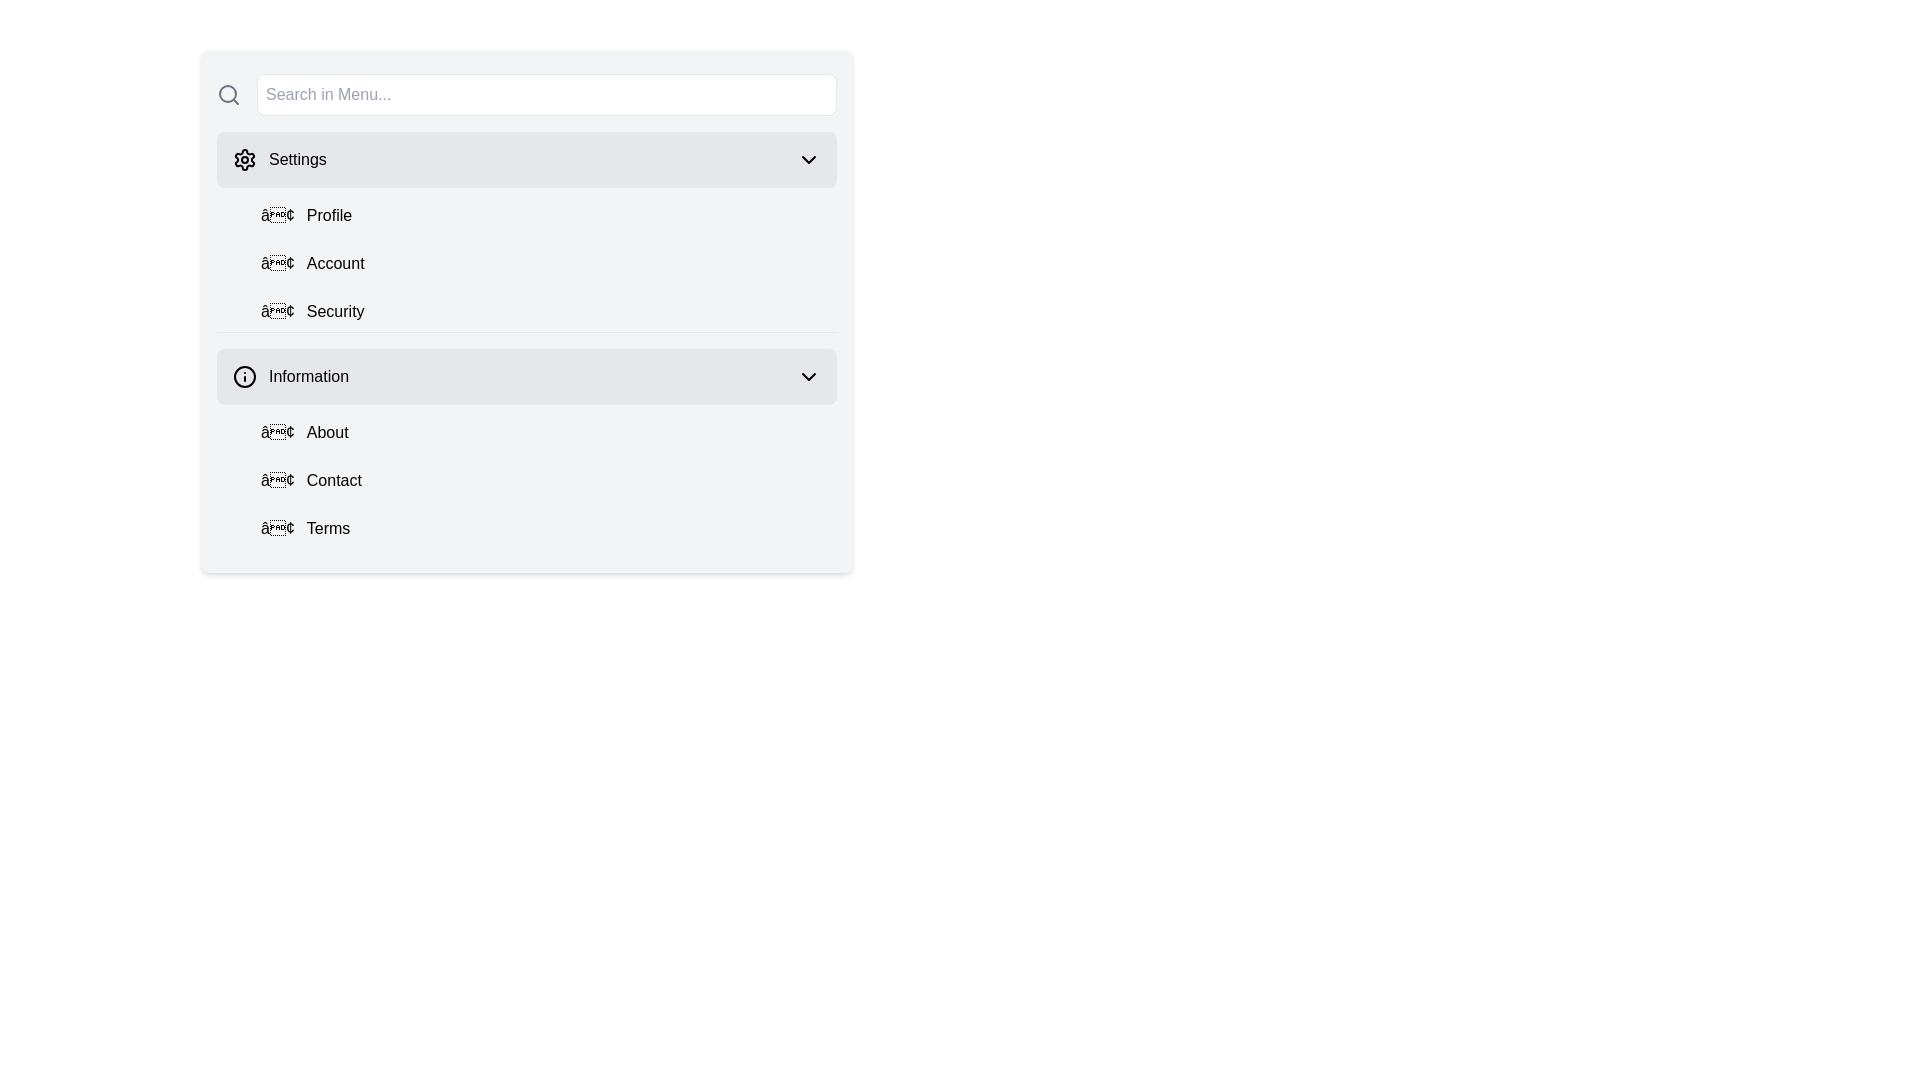 The height and width of the screenshot is (1080, 1920). What do you see at coordinates (296, 158) in the screenshot?
I see `the 'Settings' static text label located at the top section of the side navigation menu, which is next to a gear-shaped icon` at bounding box center [296, 158].